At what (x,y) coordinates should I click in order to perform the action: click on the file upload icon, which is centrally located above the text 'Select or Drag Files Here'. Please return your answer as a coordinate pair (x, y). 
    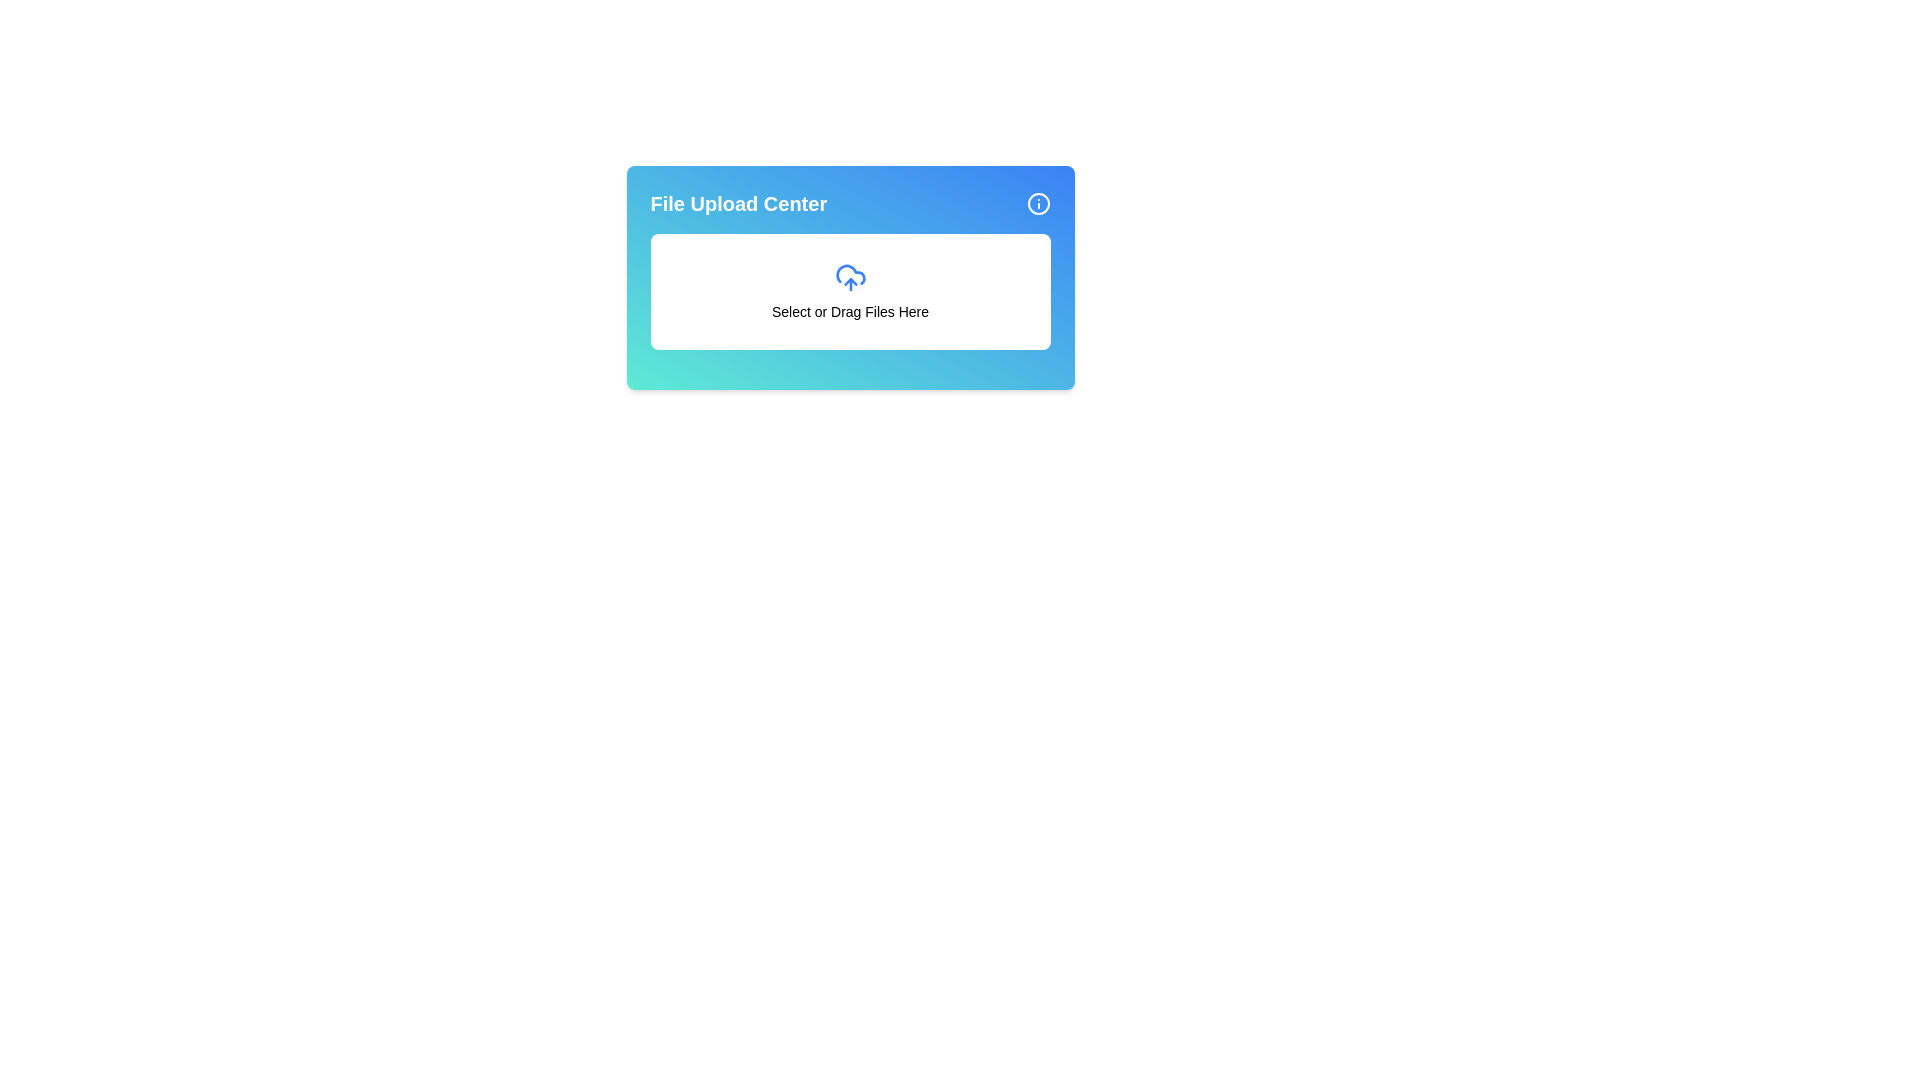
    Looking at the image, I should click on (850, 277).